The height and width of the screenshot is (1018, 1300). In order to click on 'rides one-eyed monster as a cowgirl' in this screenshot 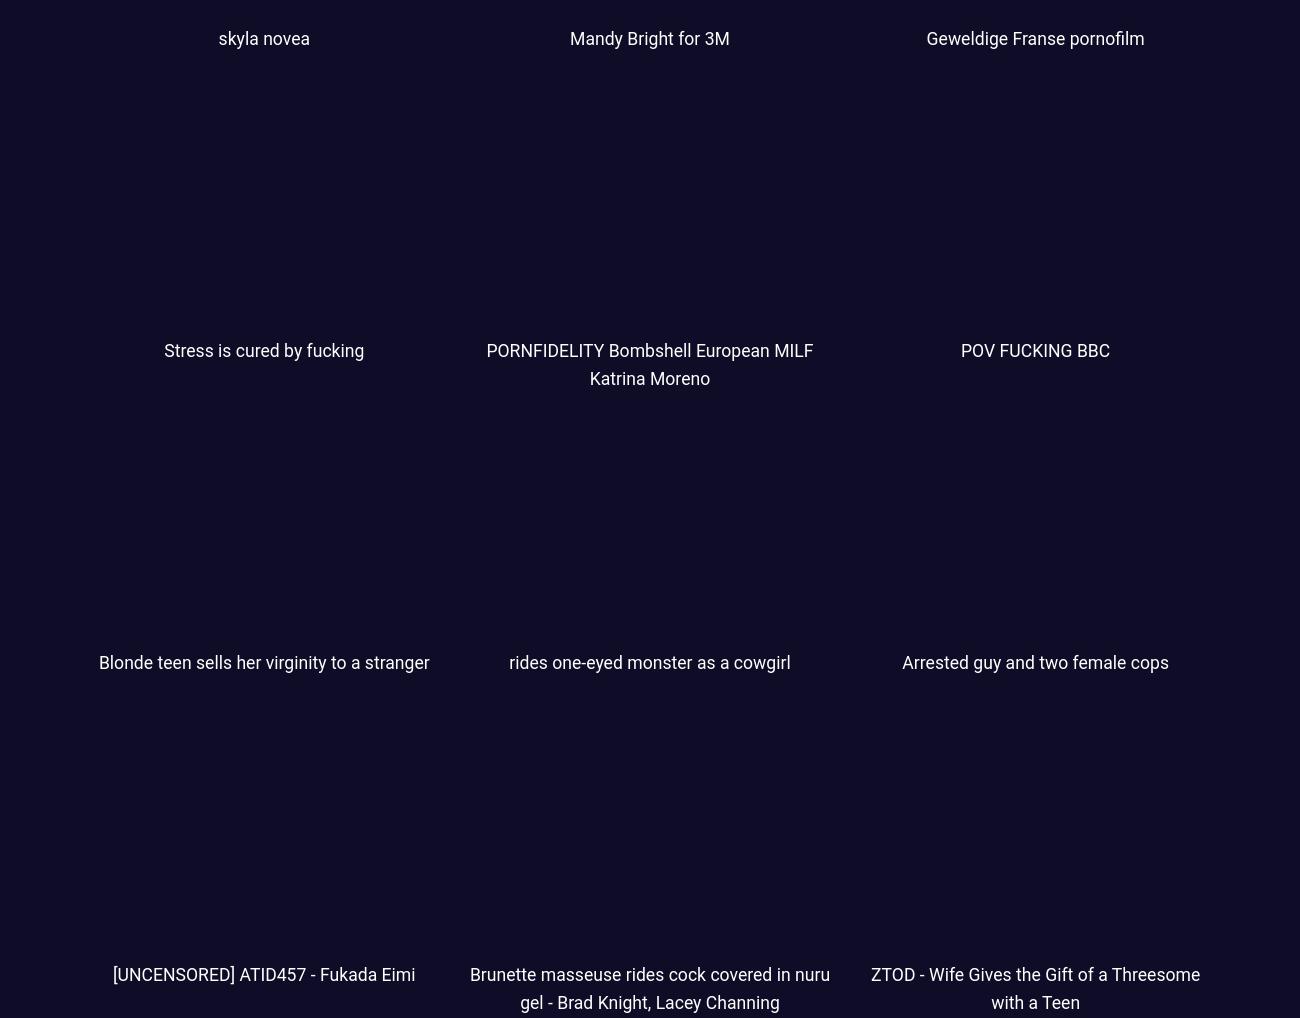, I will do `click(649, 663)`.